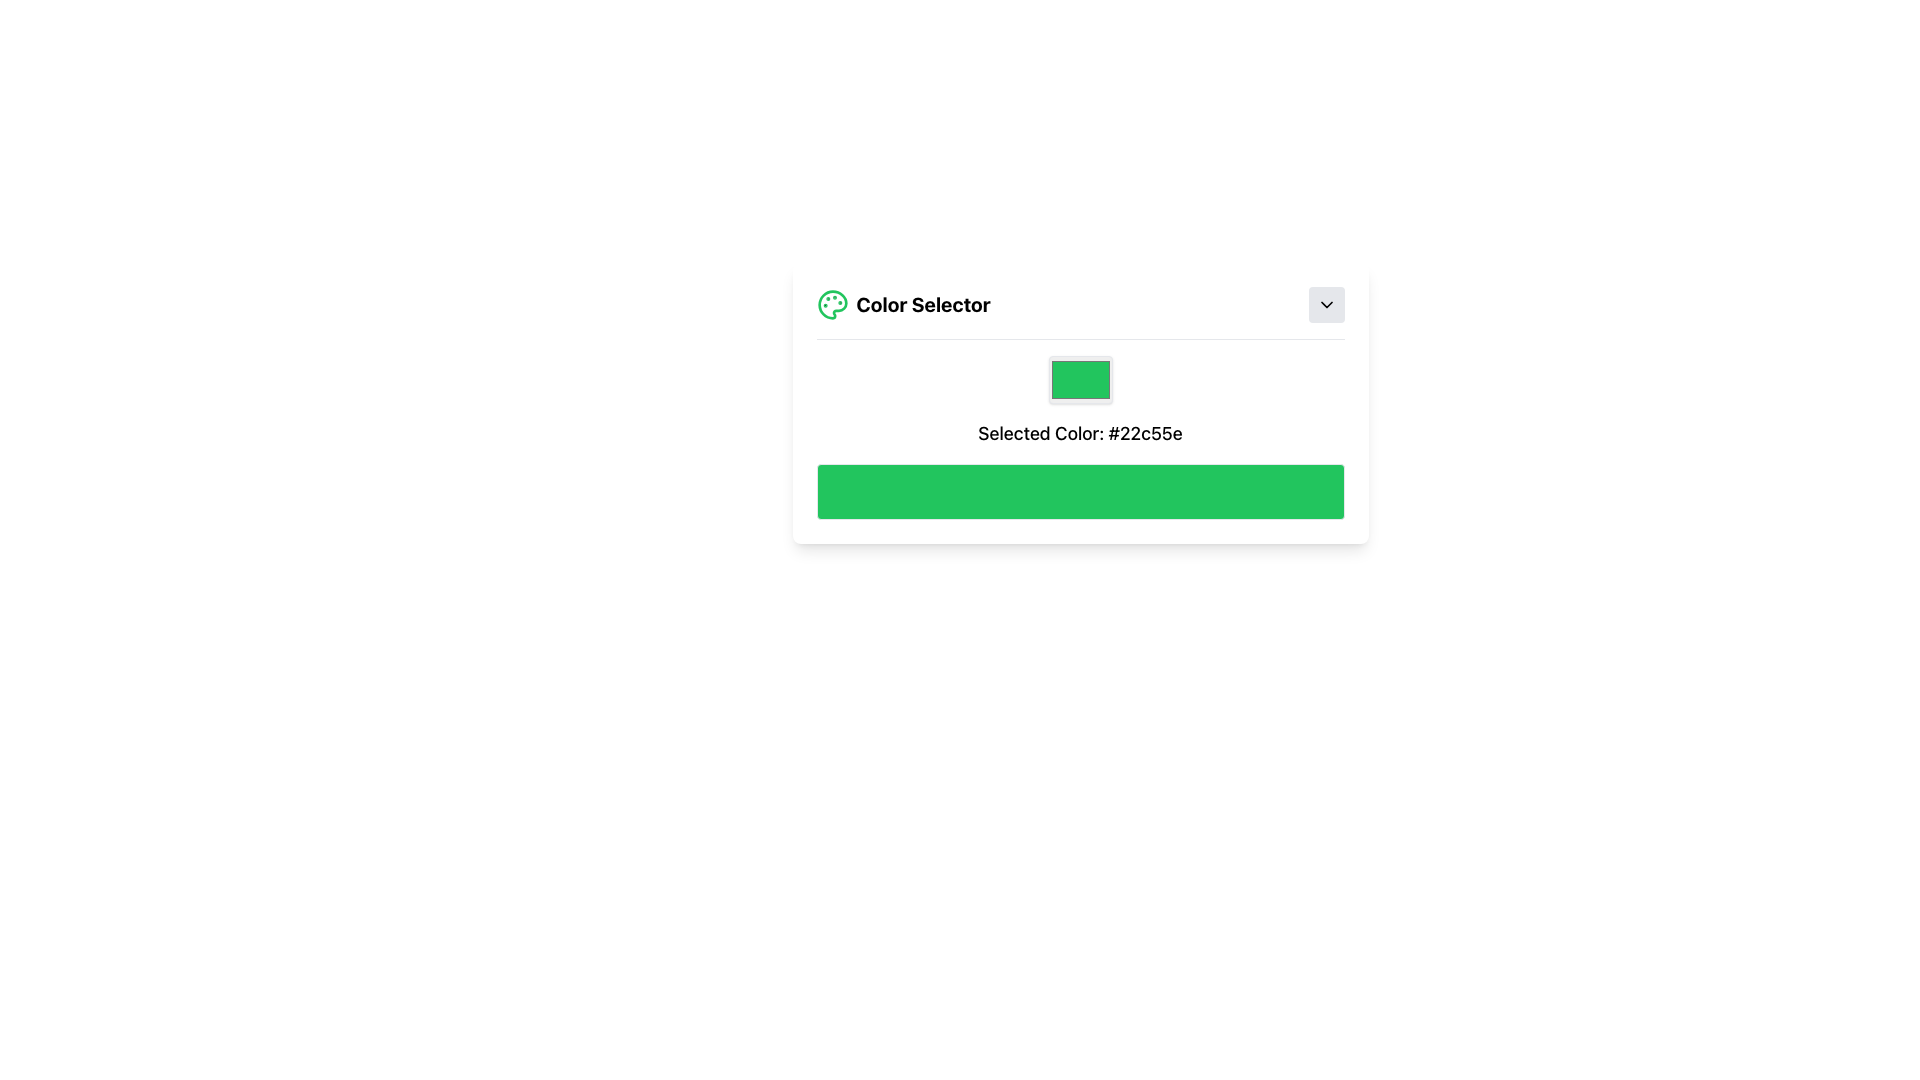  What do you see at coordinates (1079, 433) in the screenshot?
I see `the Text Label displaying 'Selected Color: #22c55e', which is centrally aligned beneath a green rectangle` at bounding box center [1079, 433].